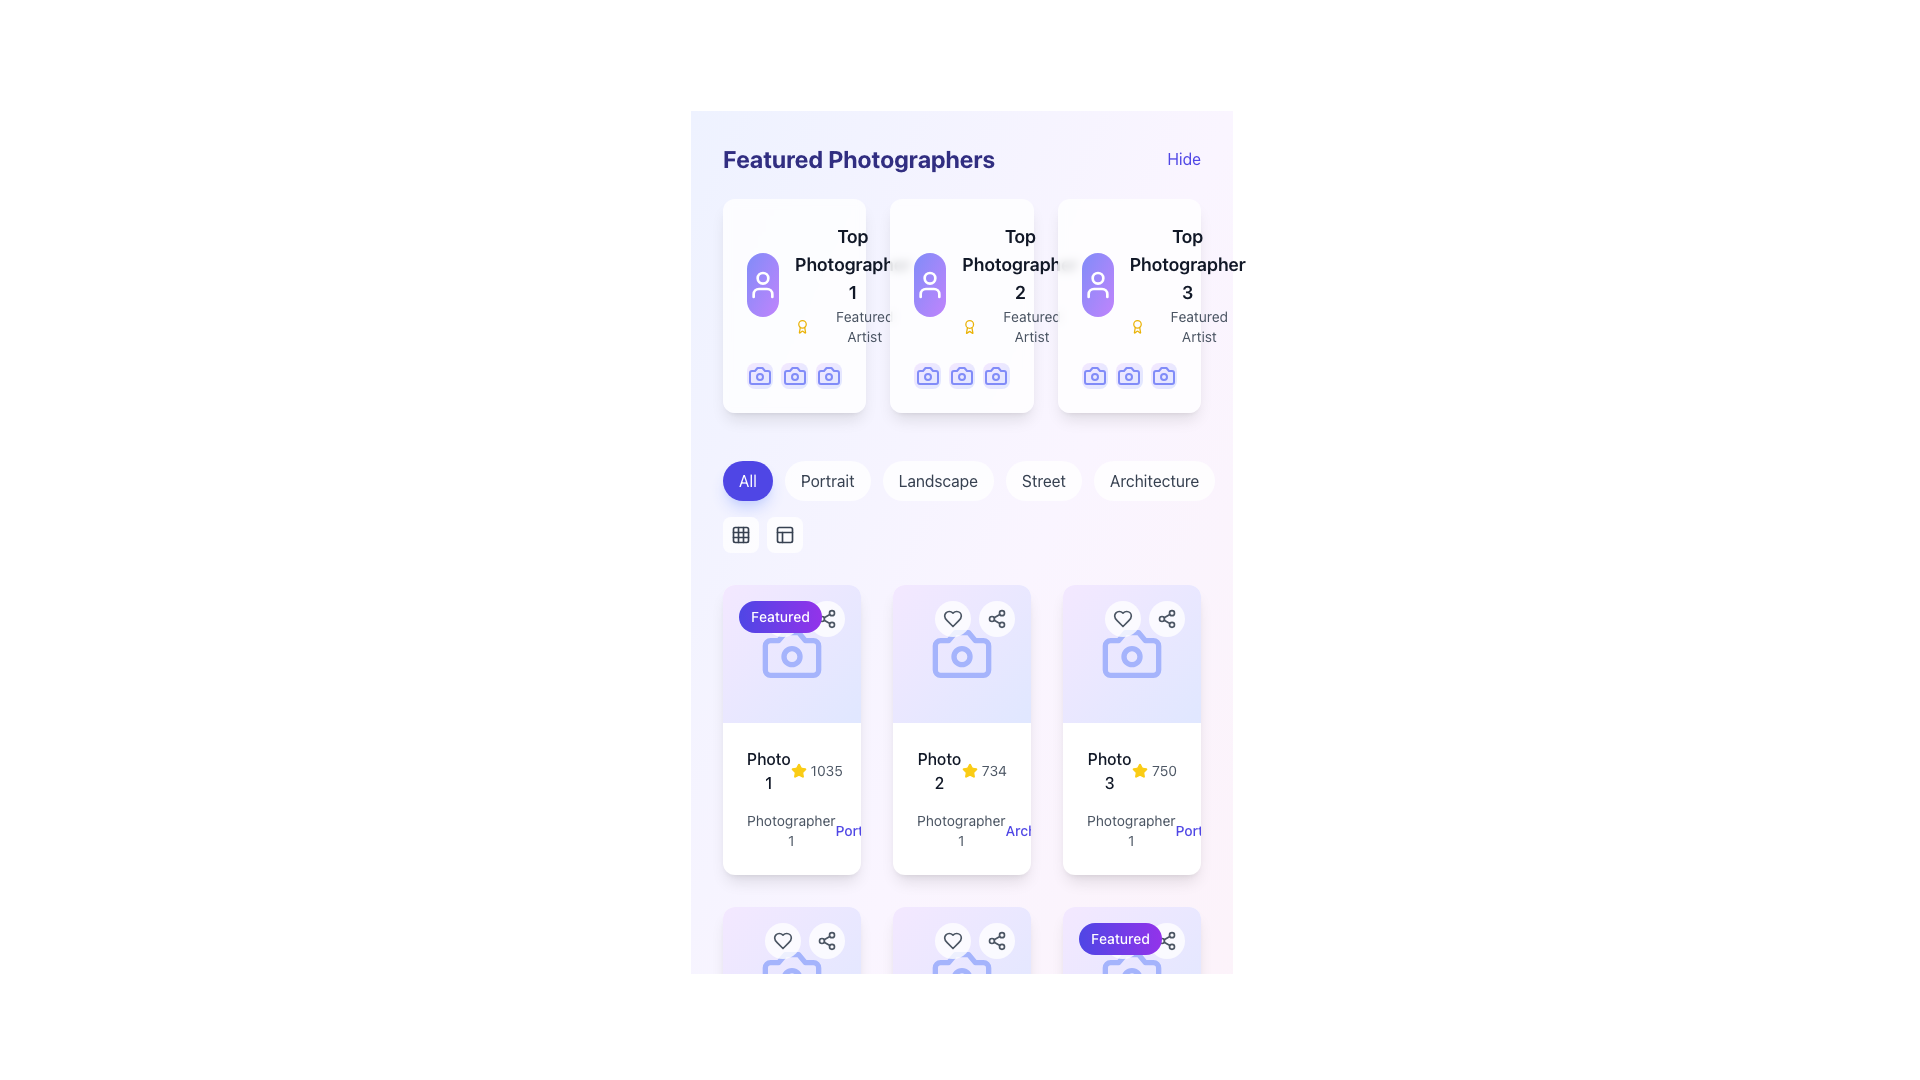  Describe the element at coordinates (1032, 326) in the screenshot. I see `the static text label indicating the featured status for the photographer, located in the middle column of the 'Top Photographer' section under the profile image and badge` at that location.